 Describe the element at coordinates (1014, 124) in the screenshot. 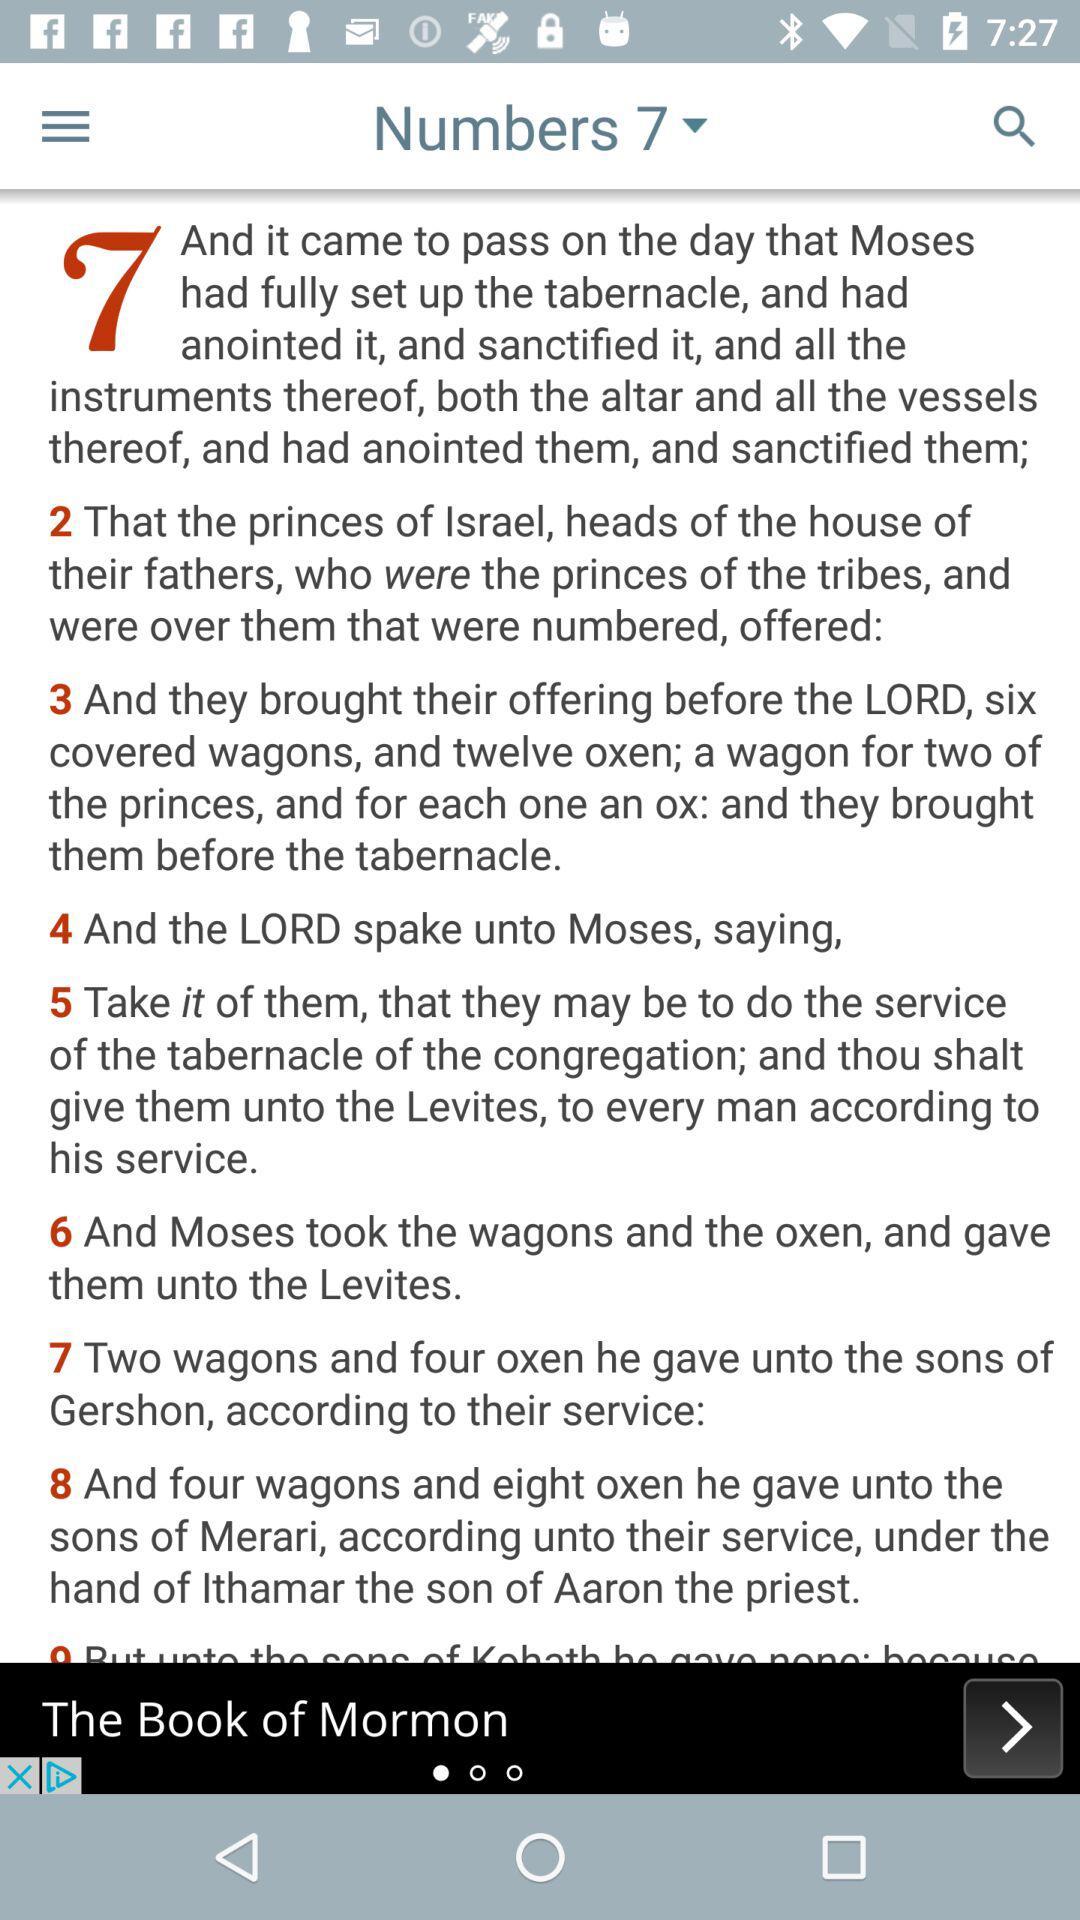

I see `search for results` at that location.